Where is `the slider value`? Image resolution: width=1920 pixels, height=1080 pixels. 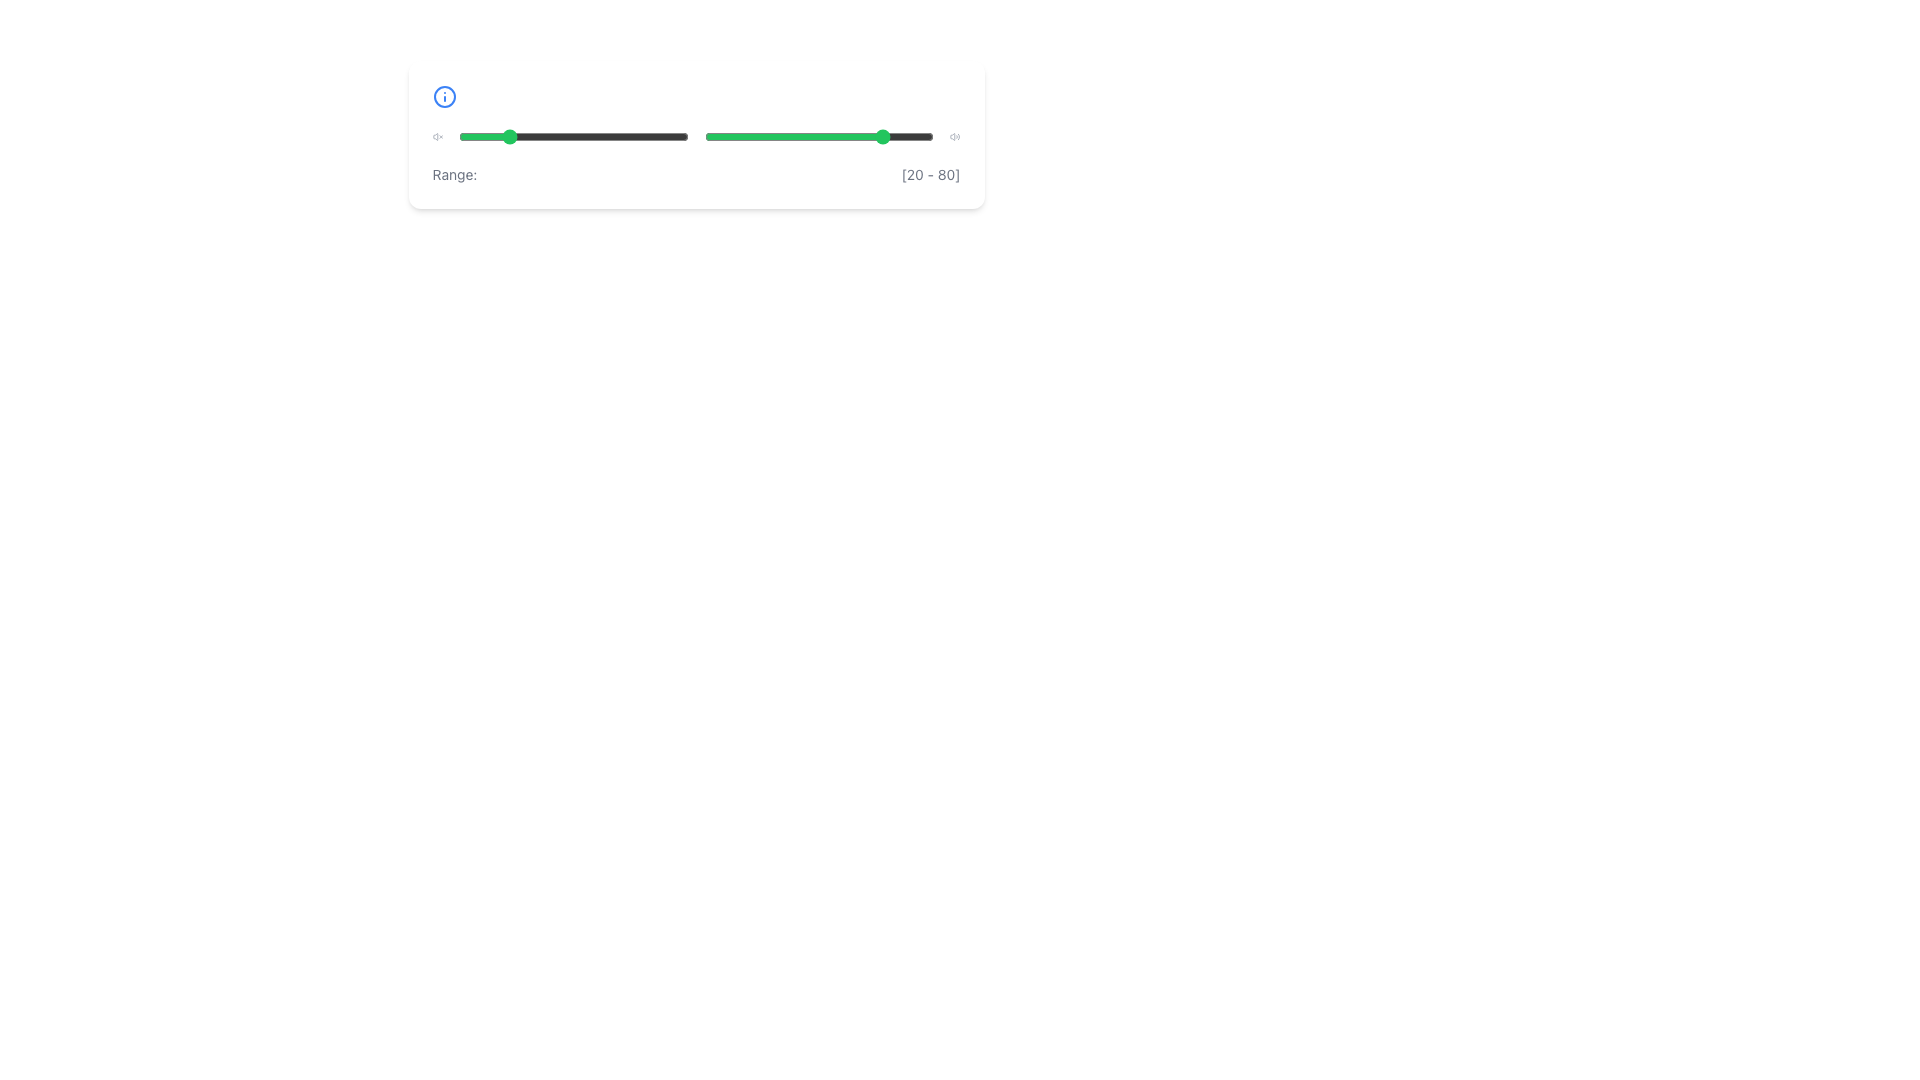
the slider value is located at coordinates (787, 136).